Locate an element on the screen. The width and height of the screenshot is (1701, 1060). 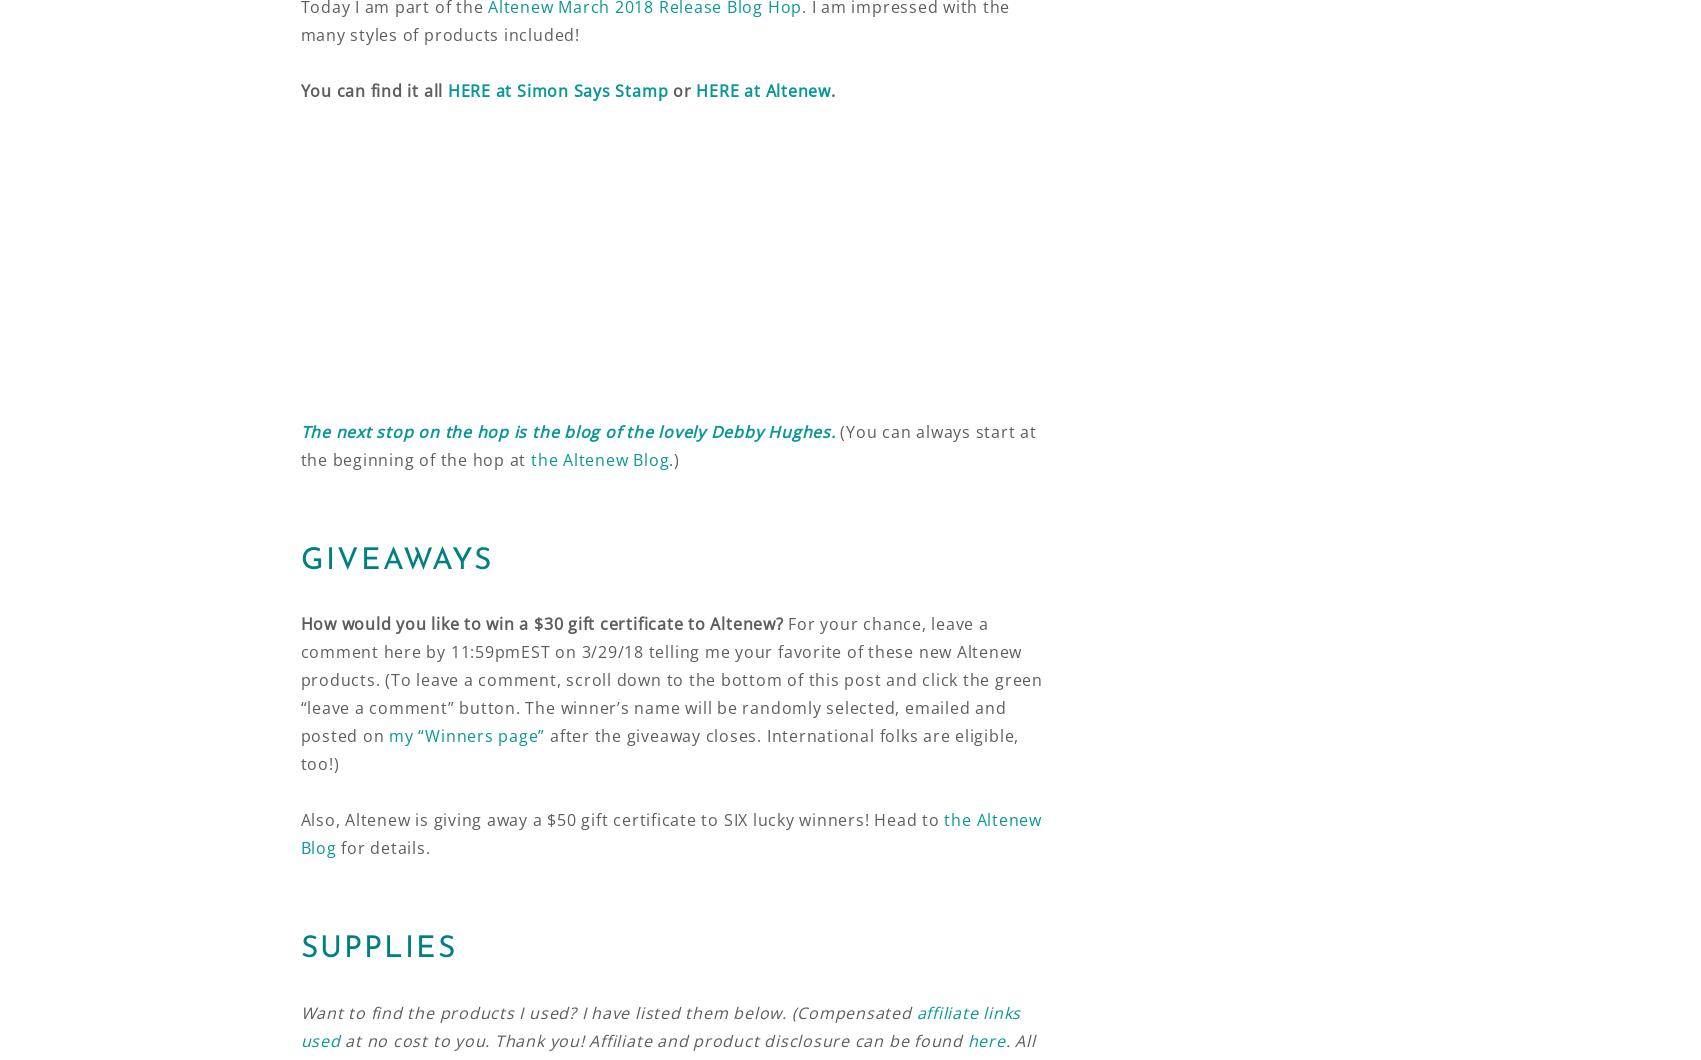
'.' is located at coordinates (832, 89).